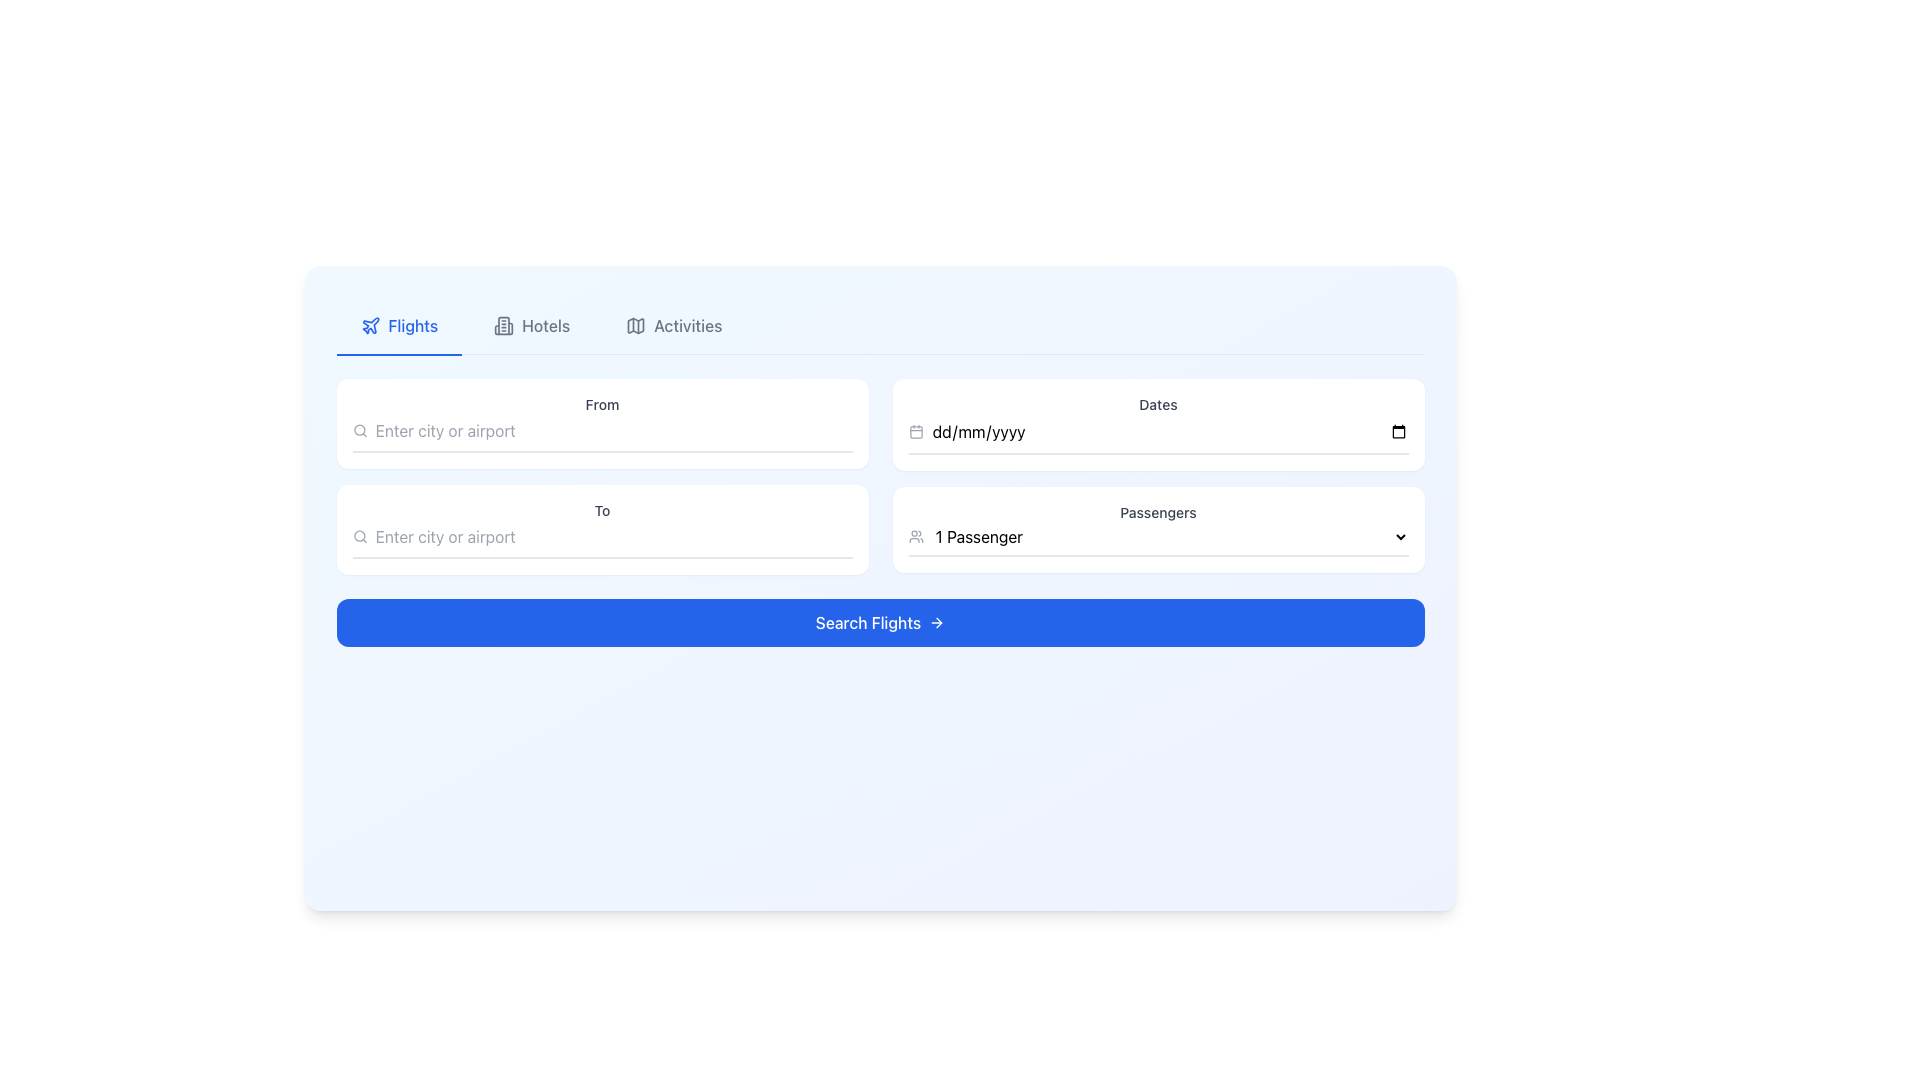 This screenshot has height=1080, width=1920. What do you see at coordinates (546, 325) in the screenshot?
I see `the 'Hotels' label located in the navigation bar, which is styled with medium font weight and is the second text element in a sequence of clickable navigation options` at bounding box center [546, 325].